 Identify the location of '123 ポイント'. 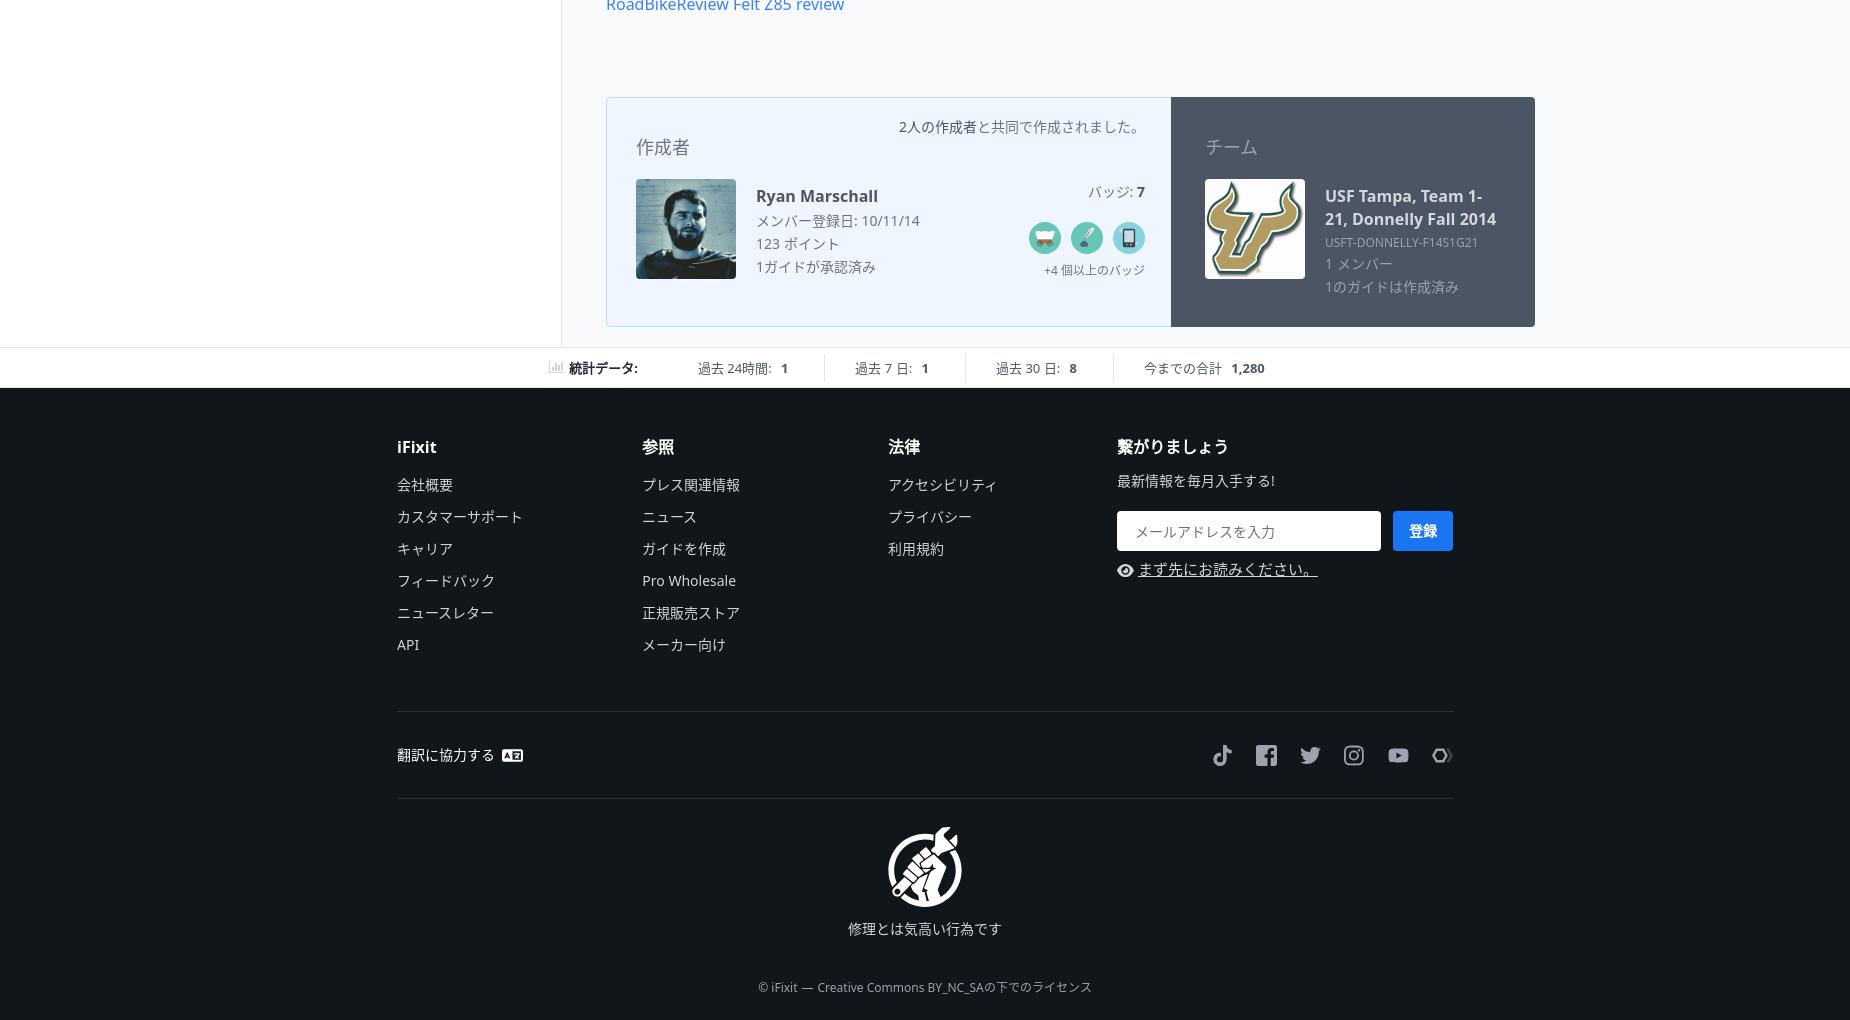
(755, 242).